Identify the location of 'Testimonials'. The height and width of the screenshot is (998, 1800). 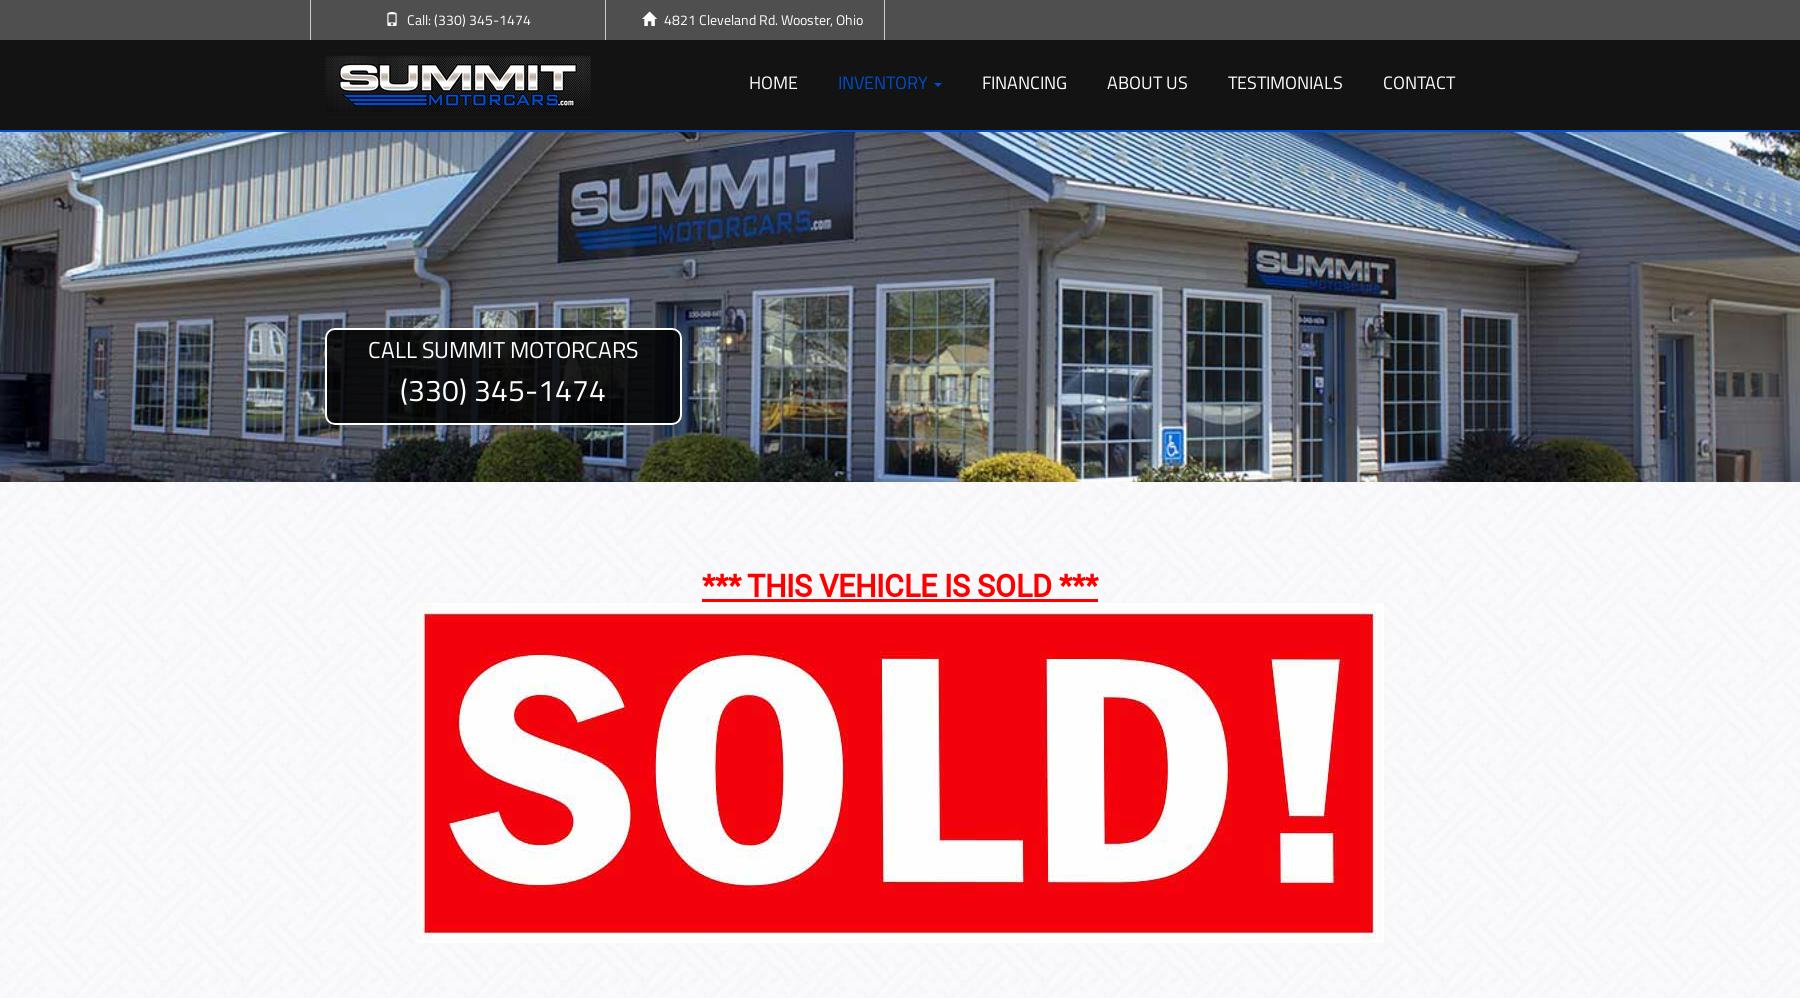
(1285, 81).